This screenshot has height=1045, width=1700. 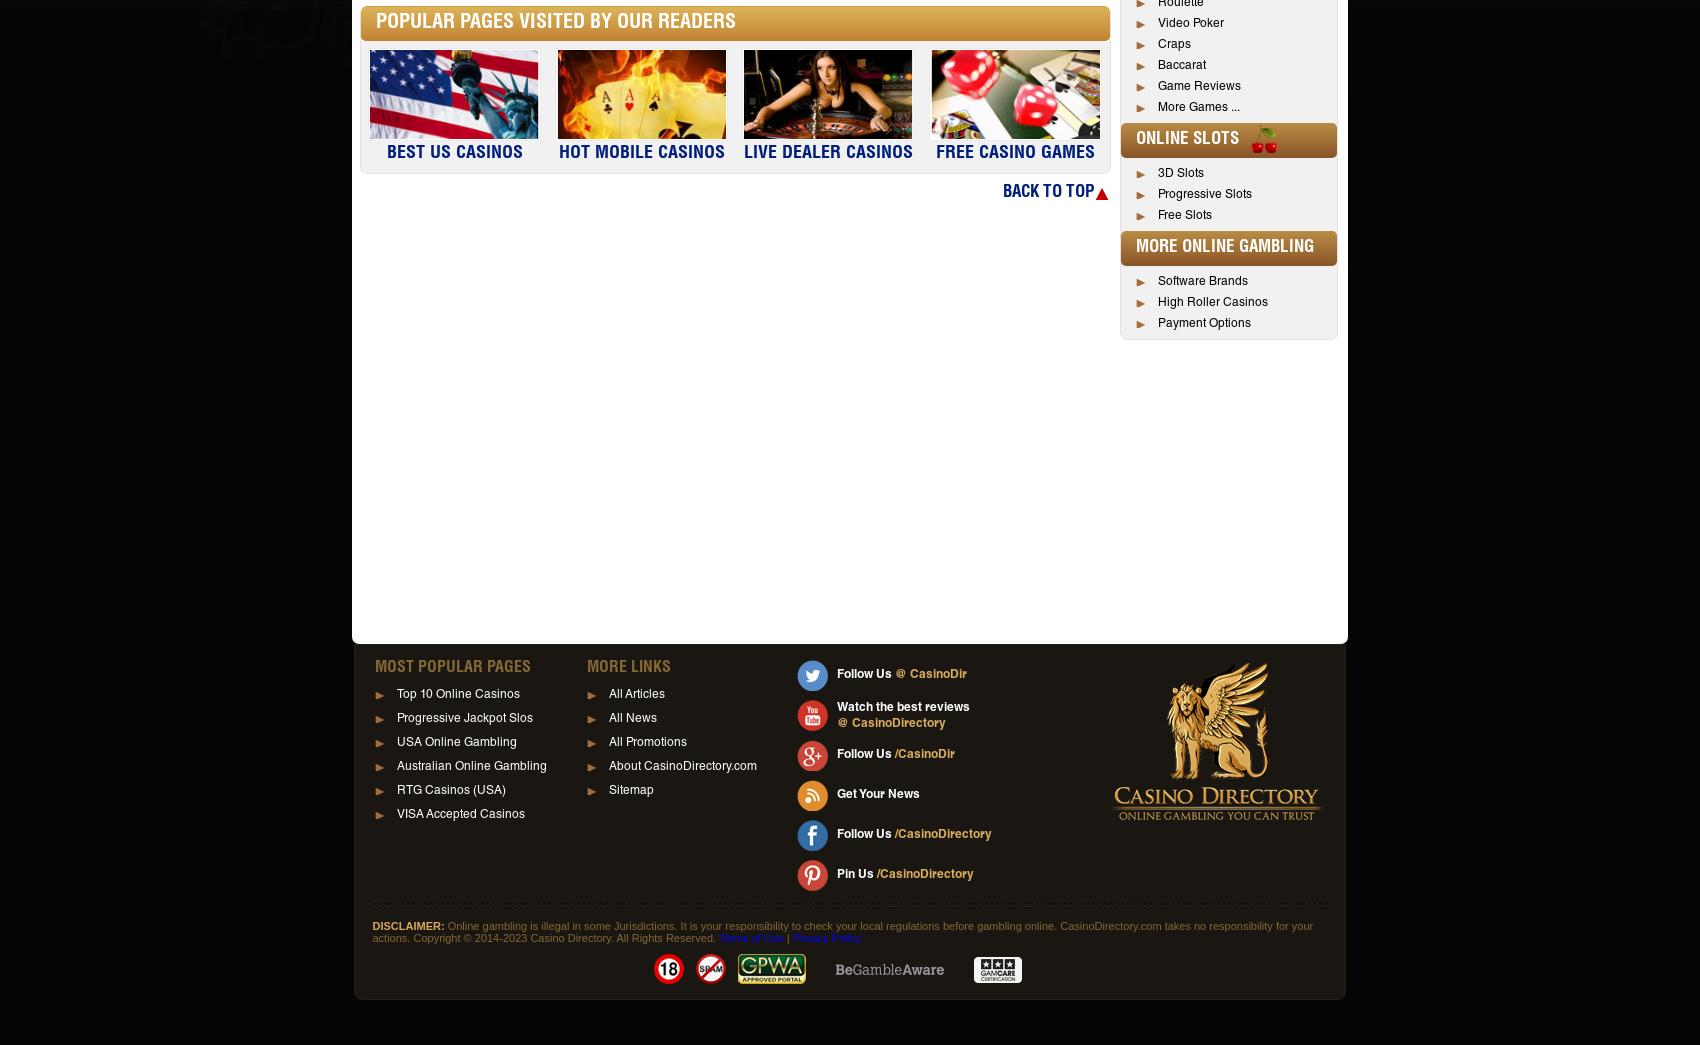 What do you see at coordinates (825, 936) in the screenshot?
I see `'Privacy Policy'` at bounding box center [825, 936].